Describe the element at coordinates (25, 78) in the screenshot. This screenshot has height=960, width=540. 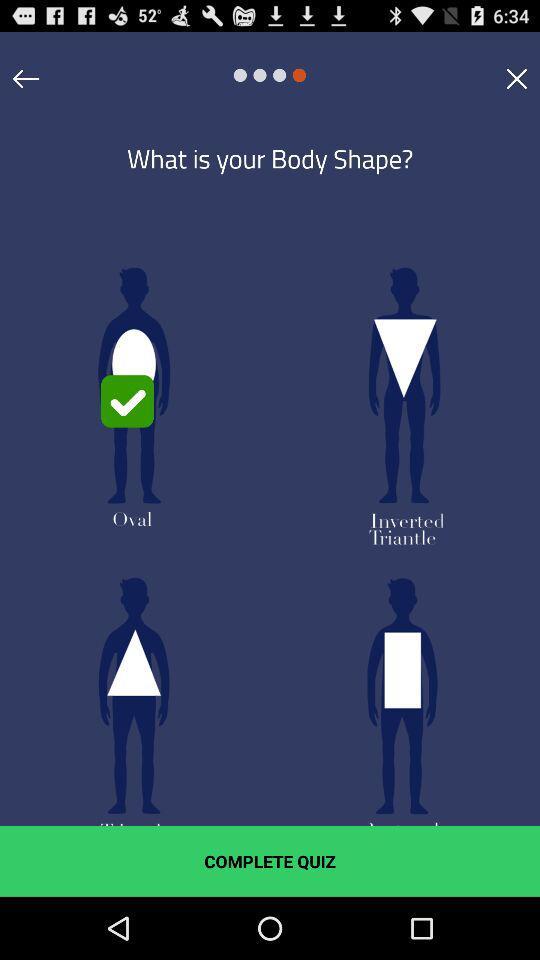
I see `item at the top left corner` at that location.